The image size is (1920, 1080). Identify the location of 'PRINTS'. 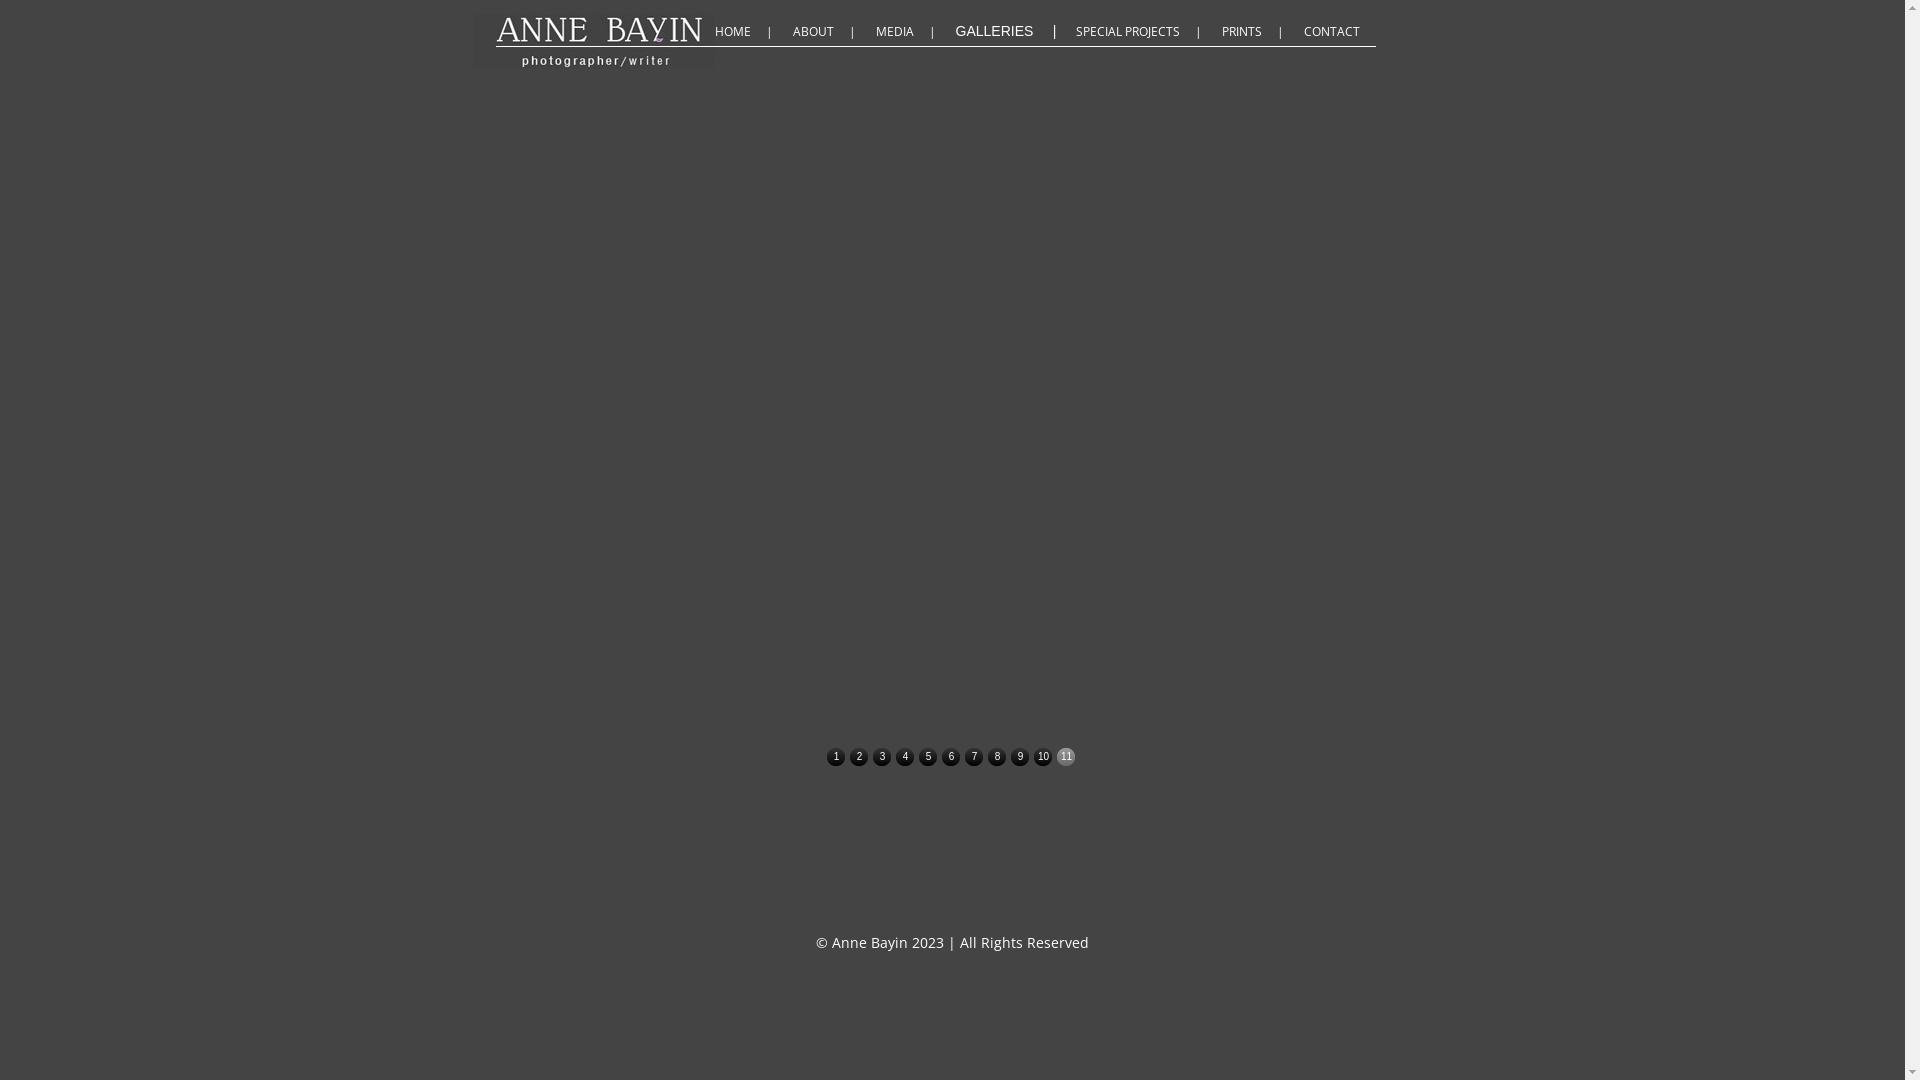
(1221, 31).